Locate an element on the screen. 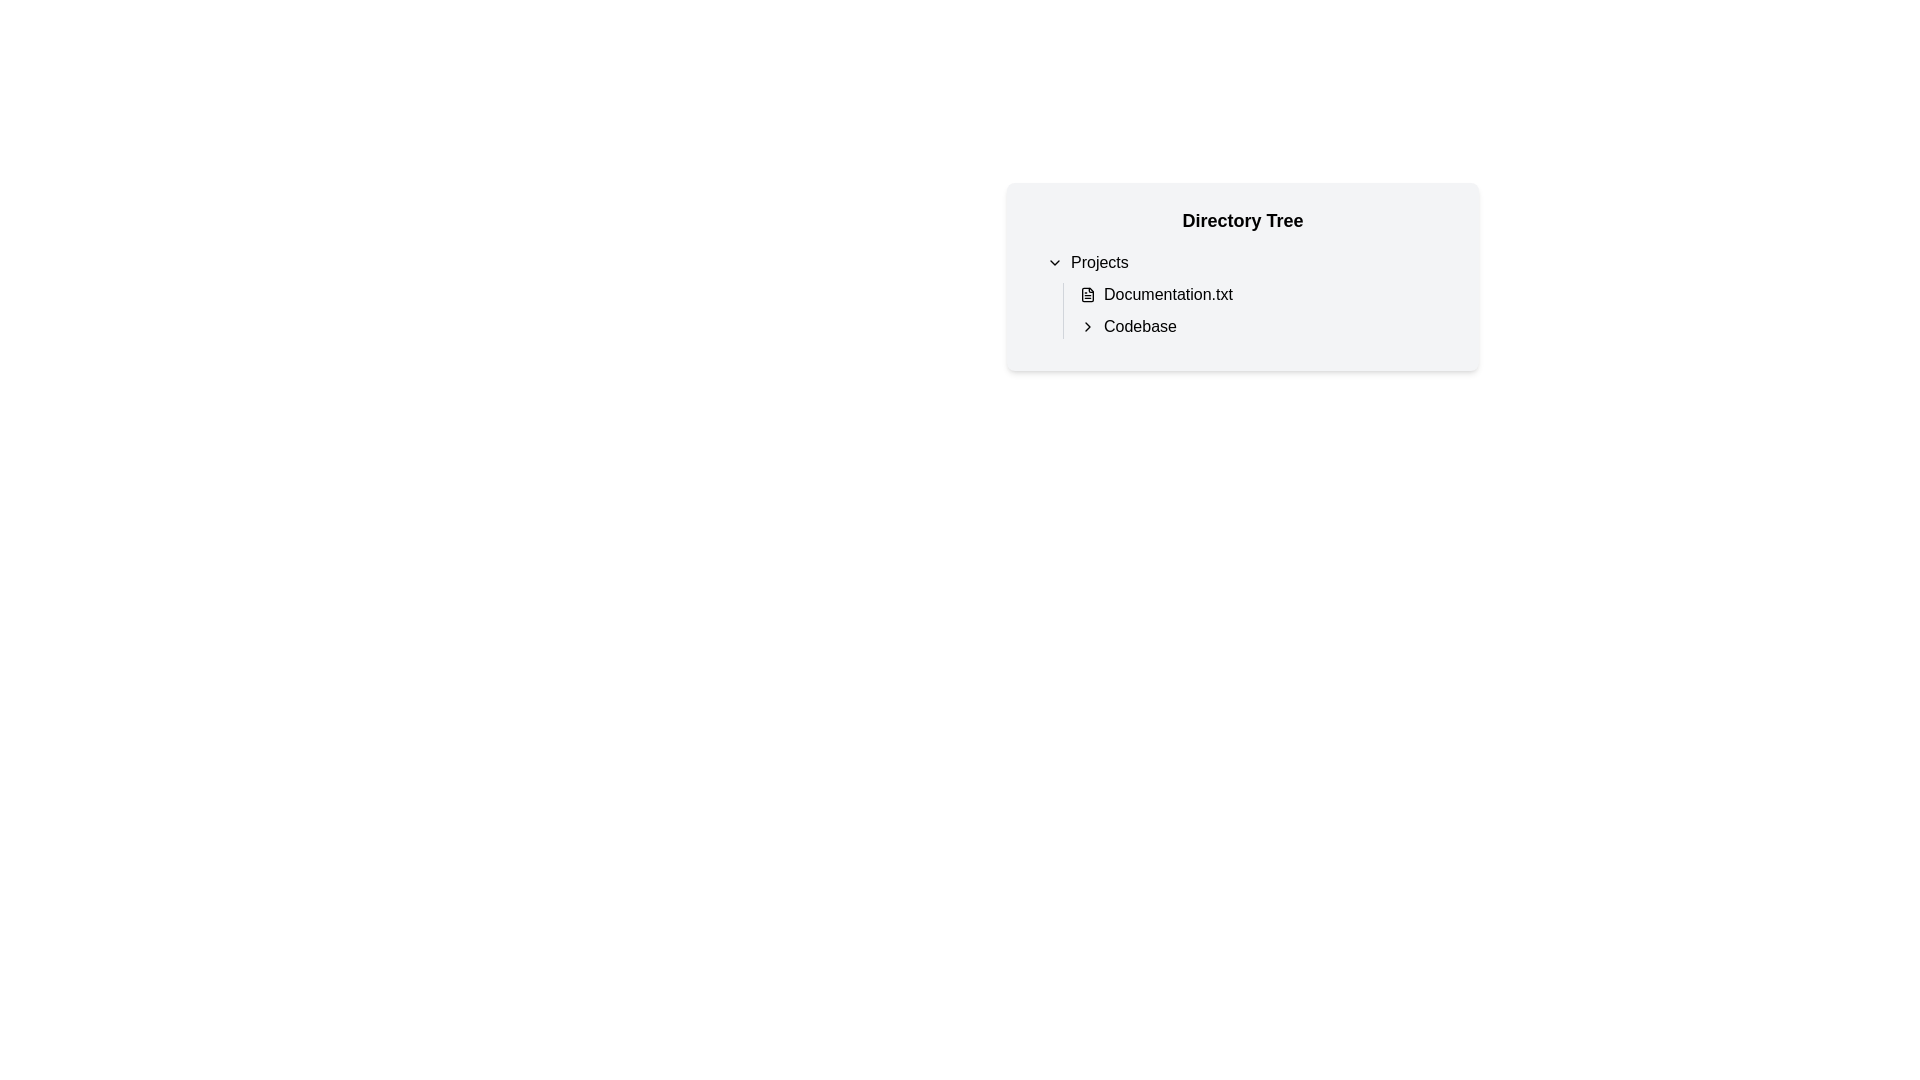 The width and height of the screenshot is (1920, 1080). the list item representing the file 'Documentation.txt' in the directory tree is located at coordinates (1258, 311).